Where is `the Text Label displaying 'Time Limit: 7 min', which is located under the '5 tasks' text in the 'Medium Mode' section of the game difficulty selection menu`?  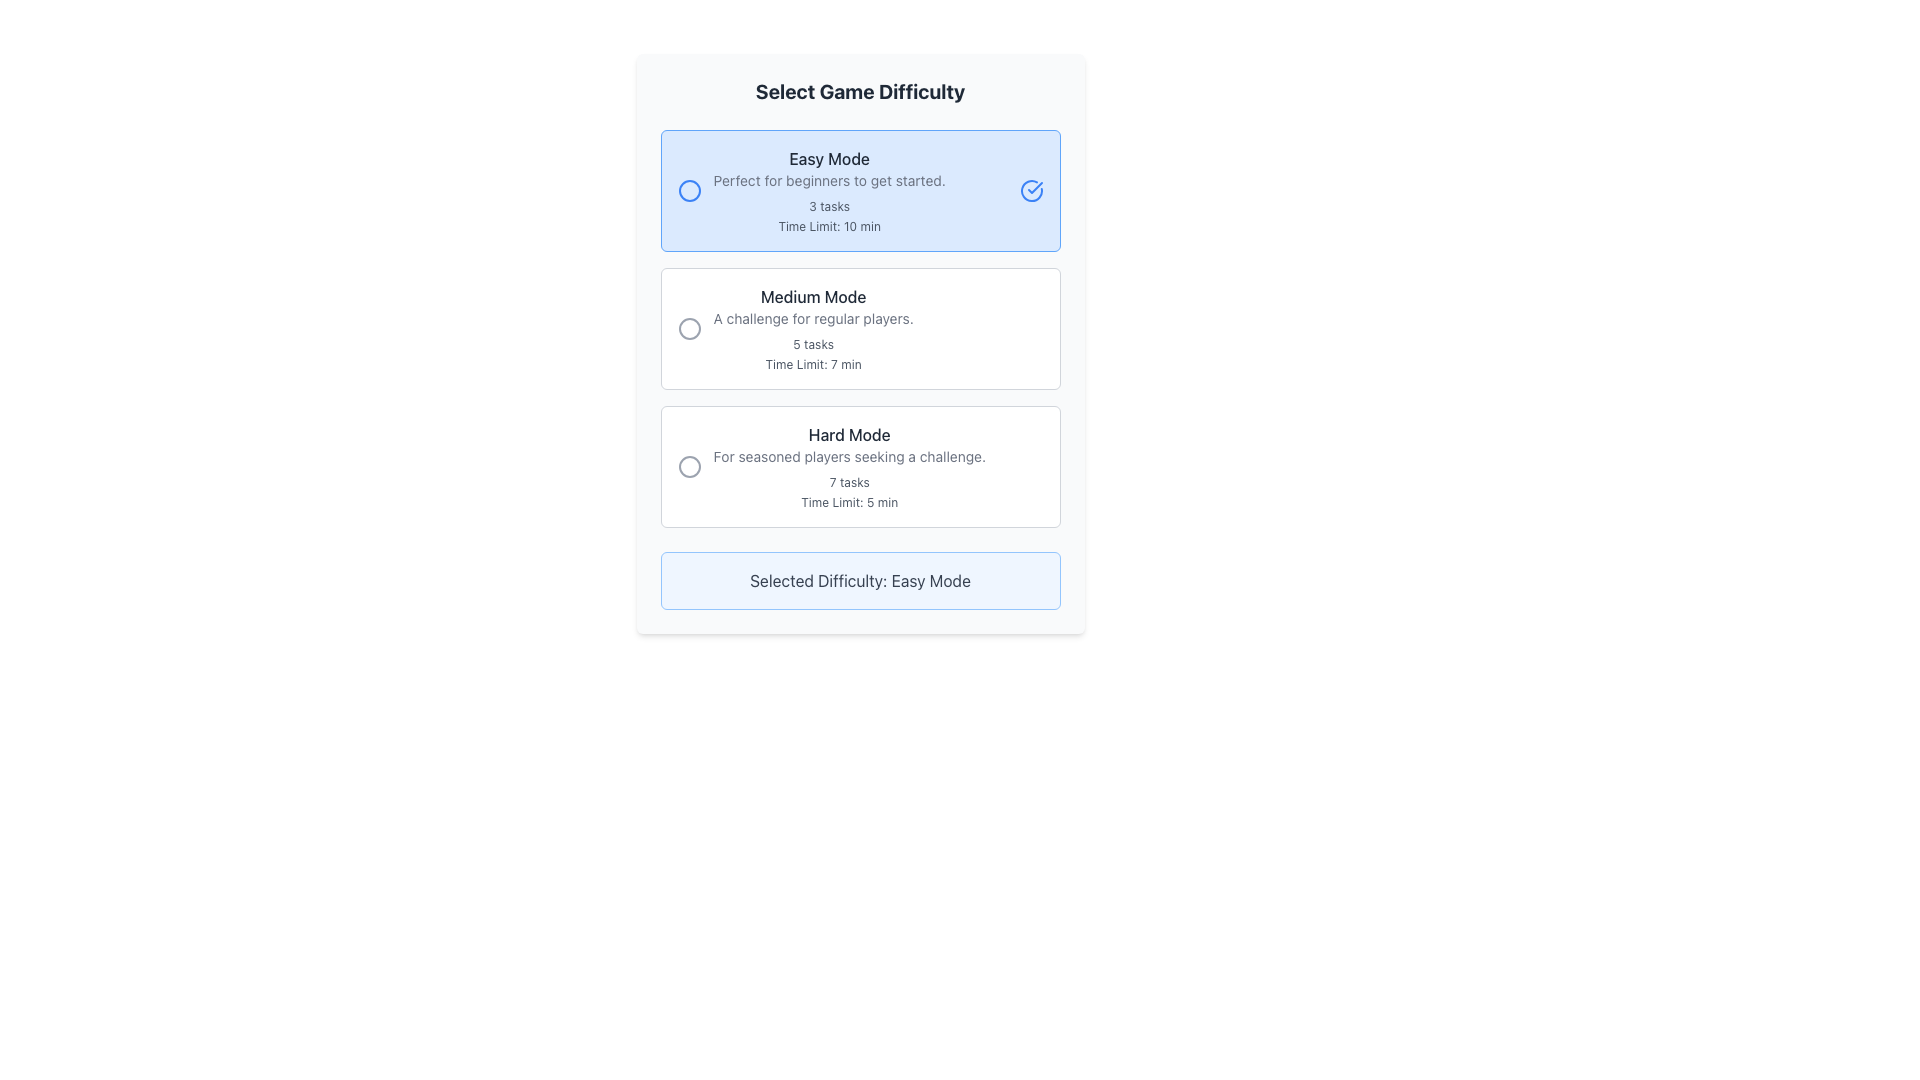 the Text Label displaying 'Time Limit: 7 min', which is located under the '5 tasks' text in the 'Medium Mode' section of the game difficulty selection menu is located at coordinates (813, 365).